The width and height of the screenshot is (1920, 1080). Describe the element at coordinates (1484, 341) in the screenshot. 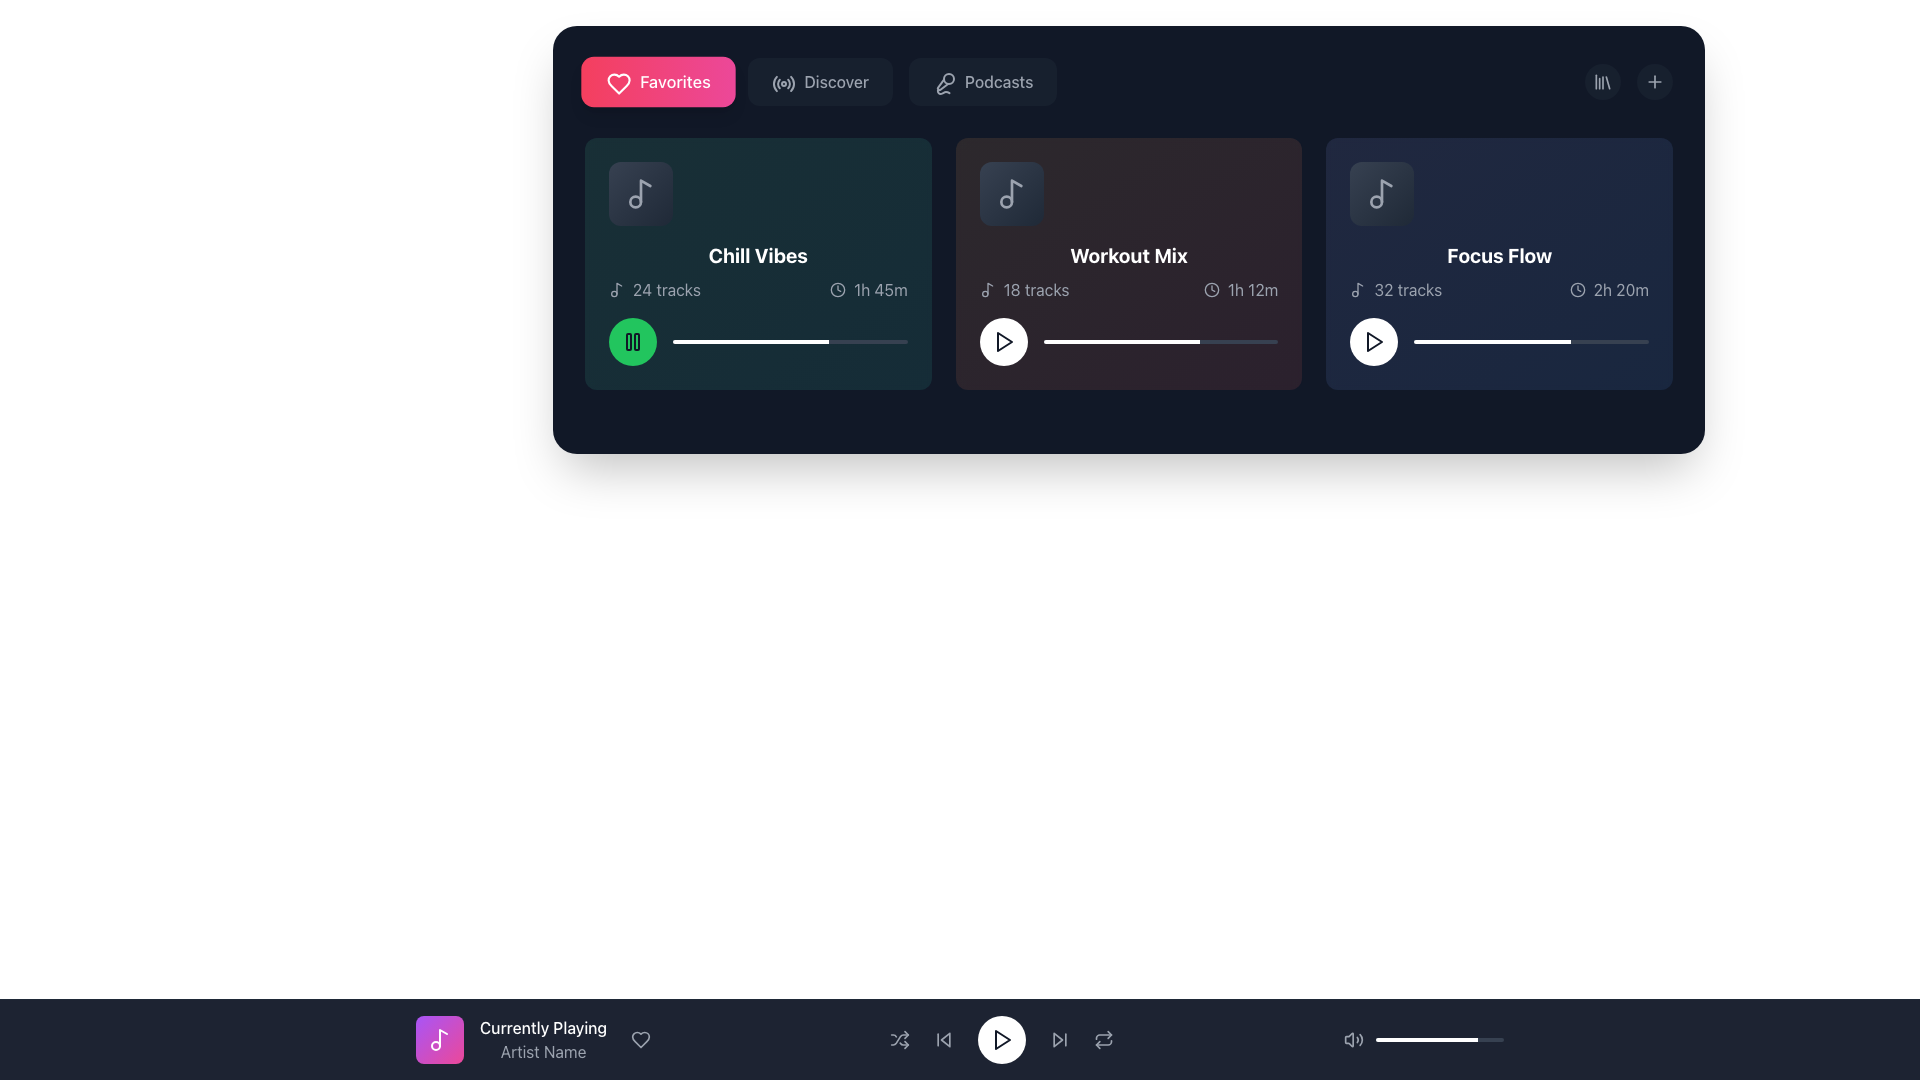

I see `the slider position` at that location.